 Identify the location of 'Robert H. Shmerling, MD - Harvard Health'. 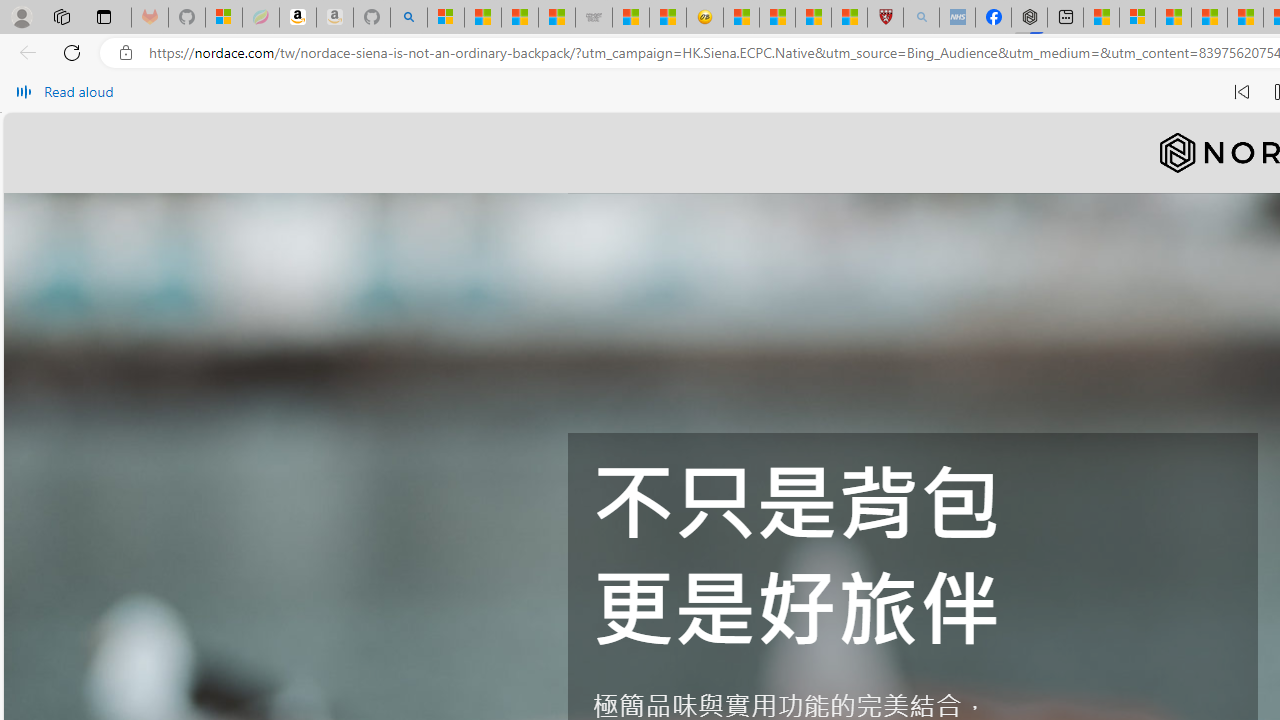
(884, 17).